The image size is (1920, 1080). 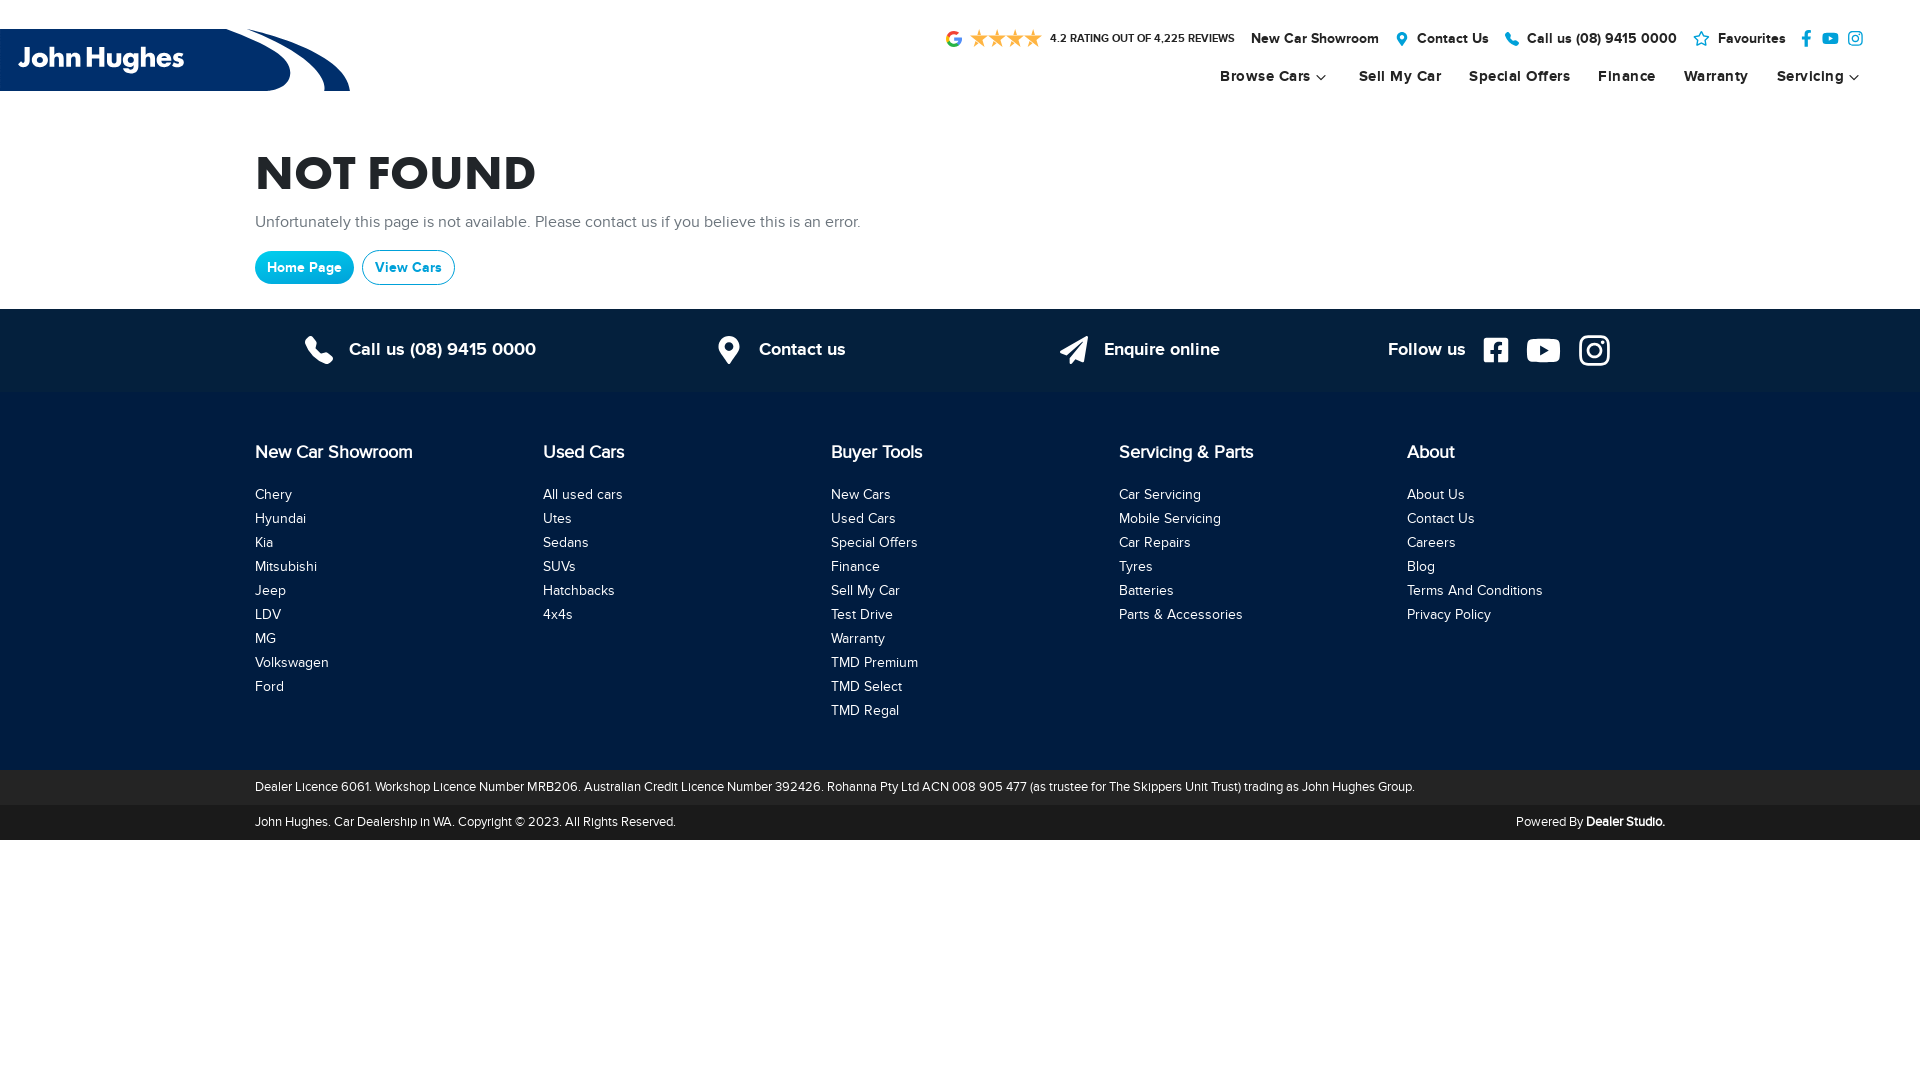 What do you see at coordinates (864, 709) in the screenshot?
I see `'TMD Regal'` at bounding box center [864, 709].